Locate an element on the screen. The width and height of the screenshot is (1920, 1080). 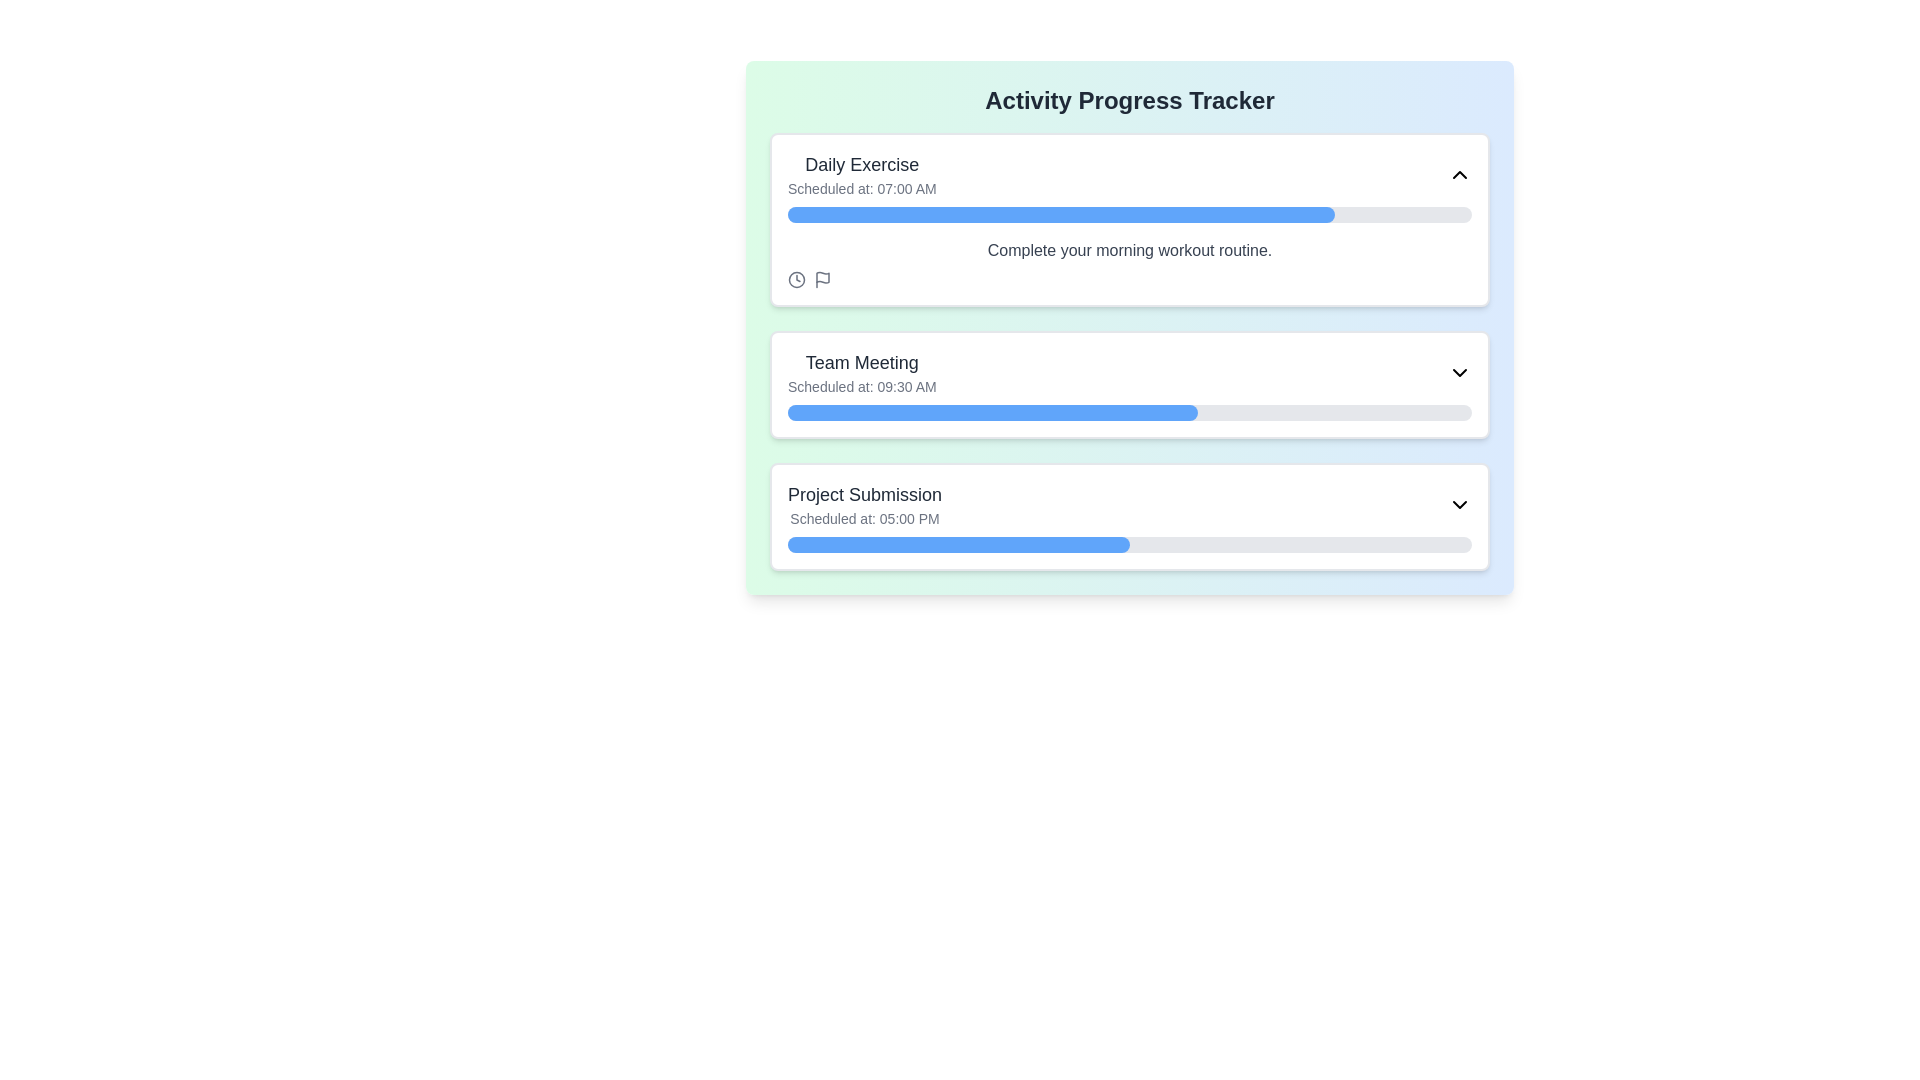
Bolded text label that serves as the title for a scheduled activity, located in the third section of the interface is located at coordinates (864, 494).